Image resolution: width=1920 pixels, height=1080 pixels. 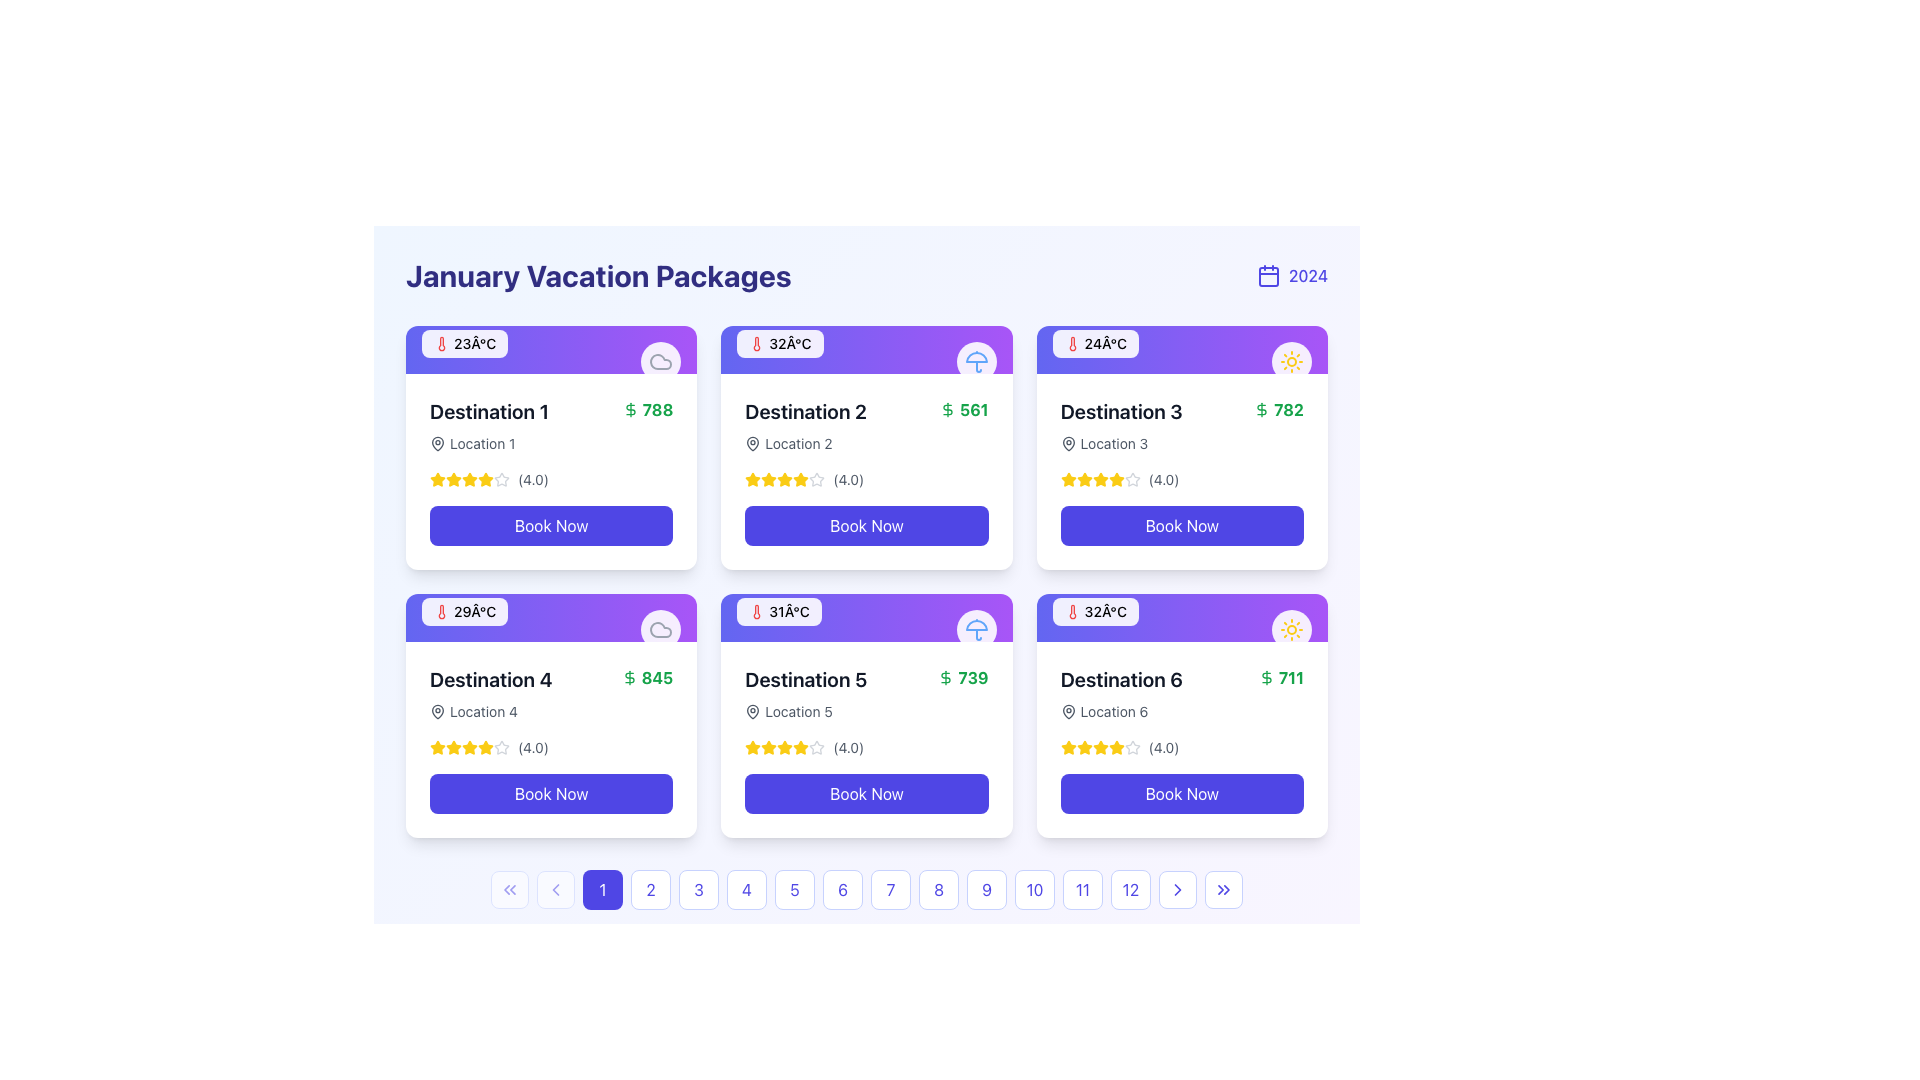 I want to click on the Price Label displaying the price of the vacation package for 'Destination 5', so click(x=963, y=677).